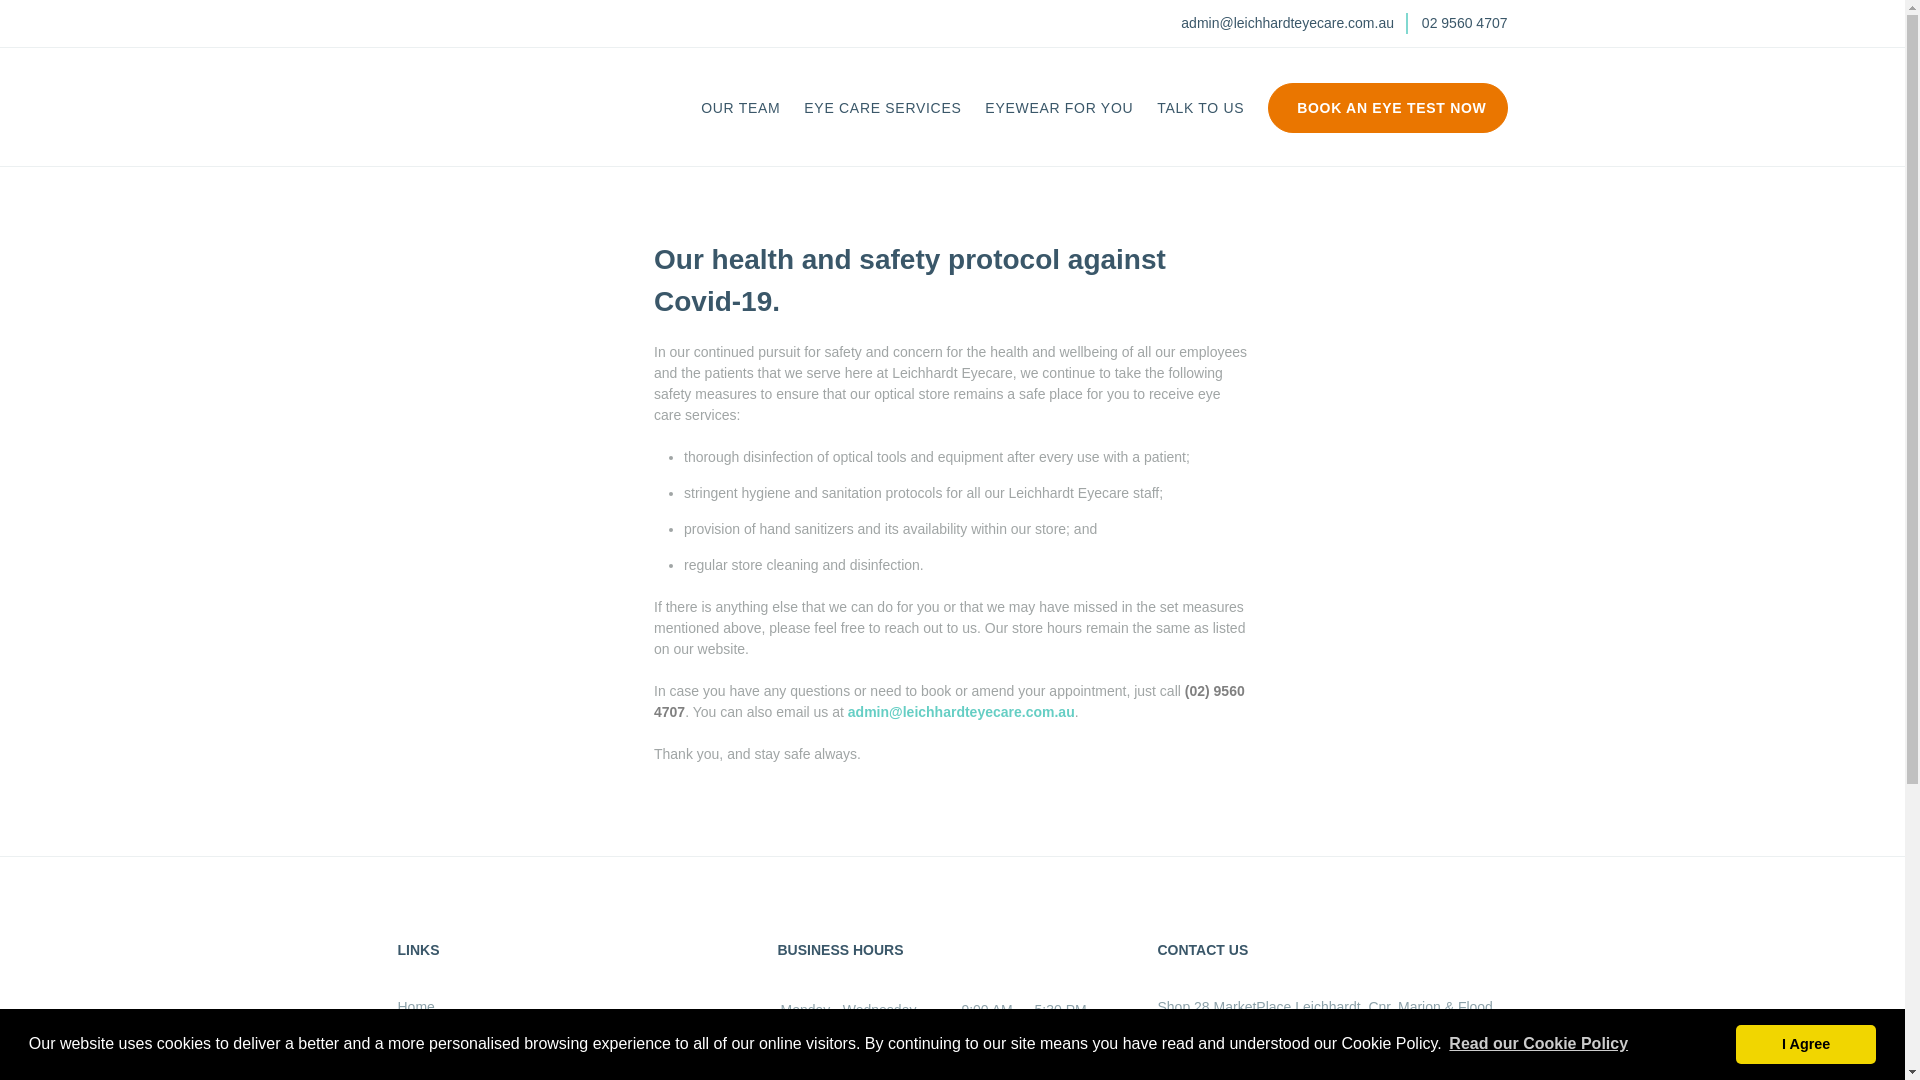  Describe the element at coordinates (1386, 118) in the screenshot. I see `'BOOK AN EYE TEST NOW'` at that location.